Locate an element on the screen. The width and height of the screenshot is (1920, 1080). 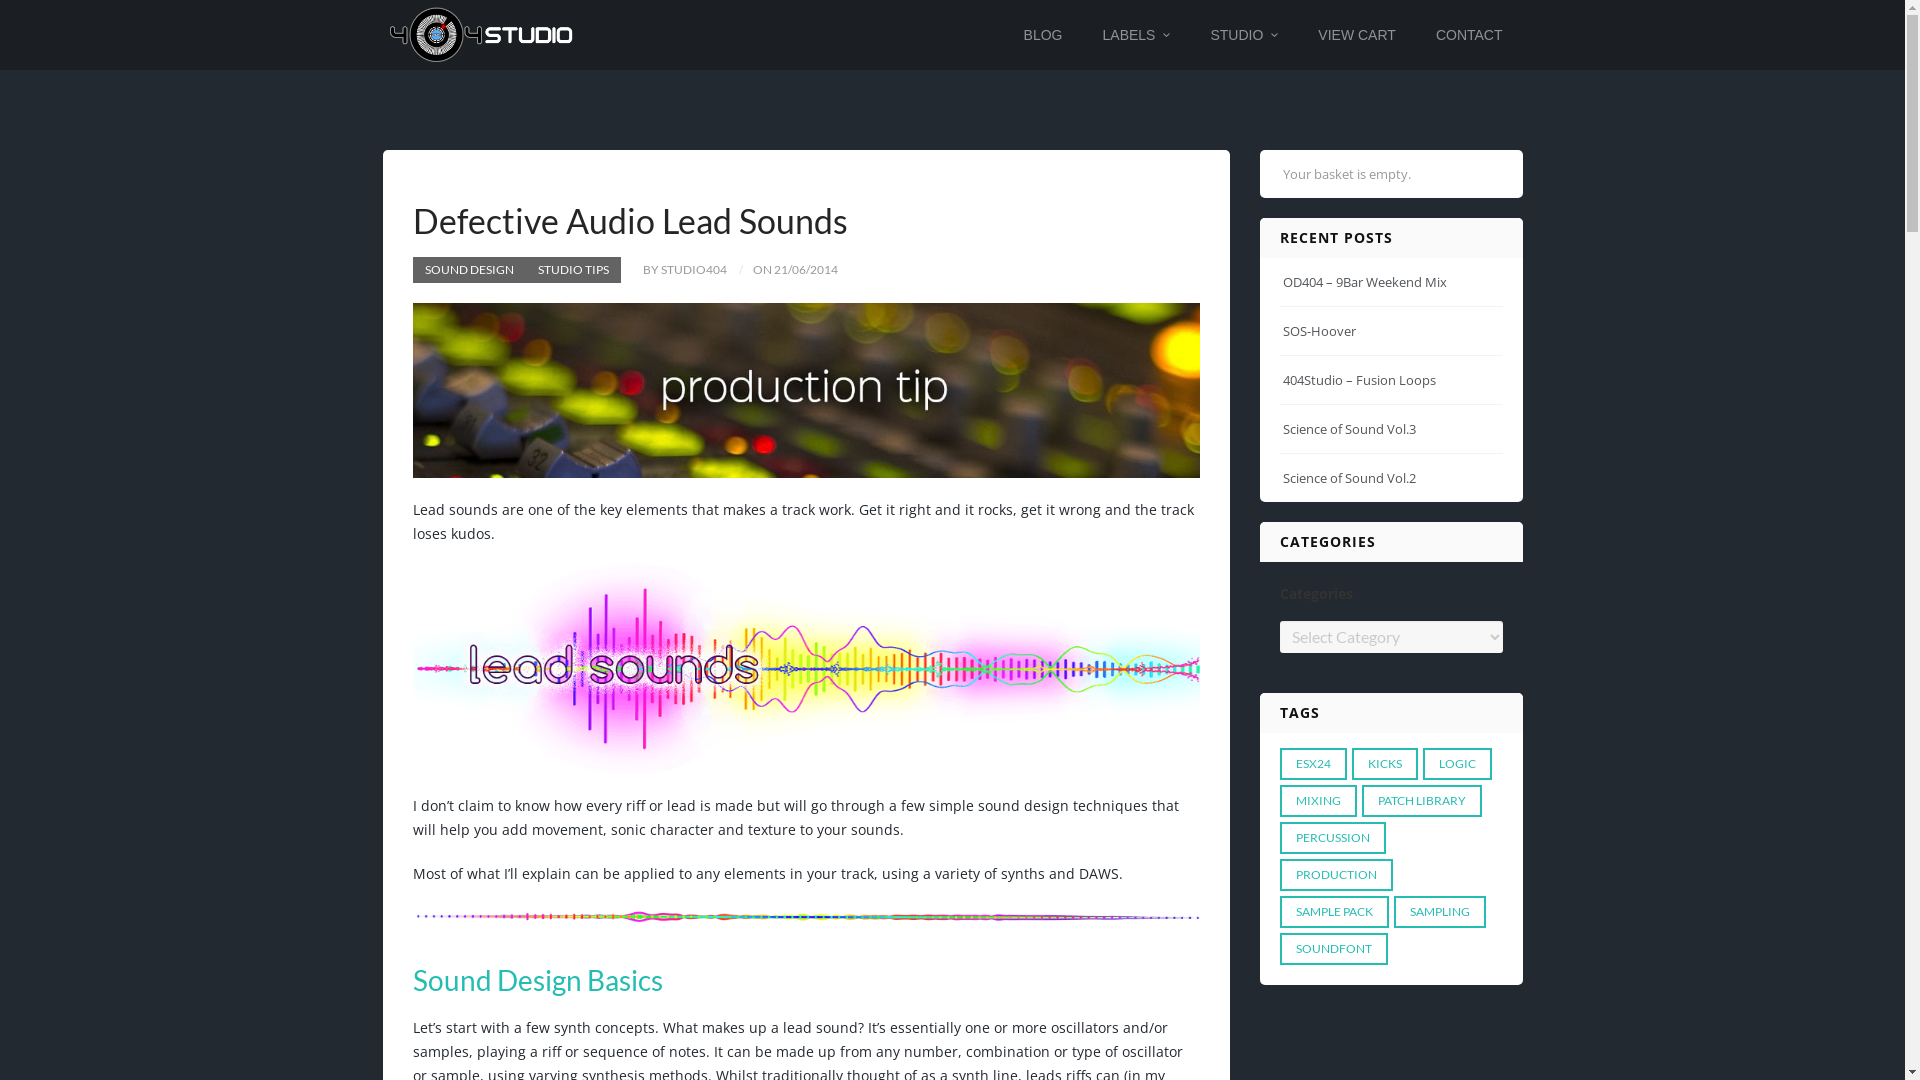
'STUDIO TIPS' is located at coordinates (572, 270).